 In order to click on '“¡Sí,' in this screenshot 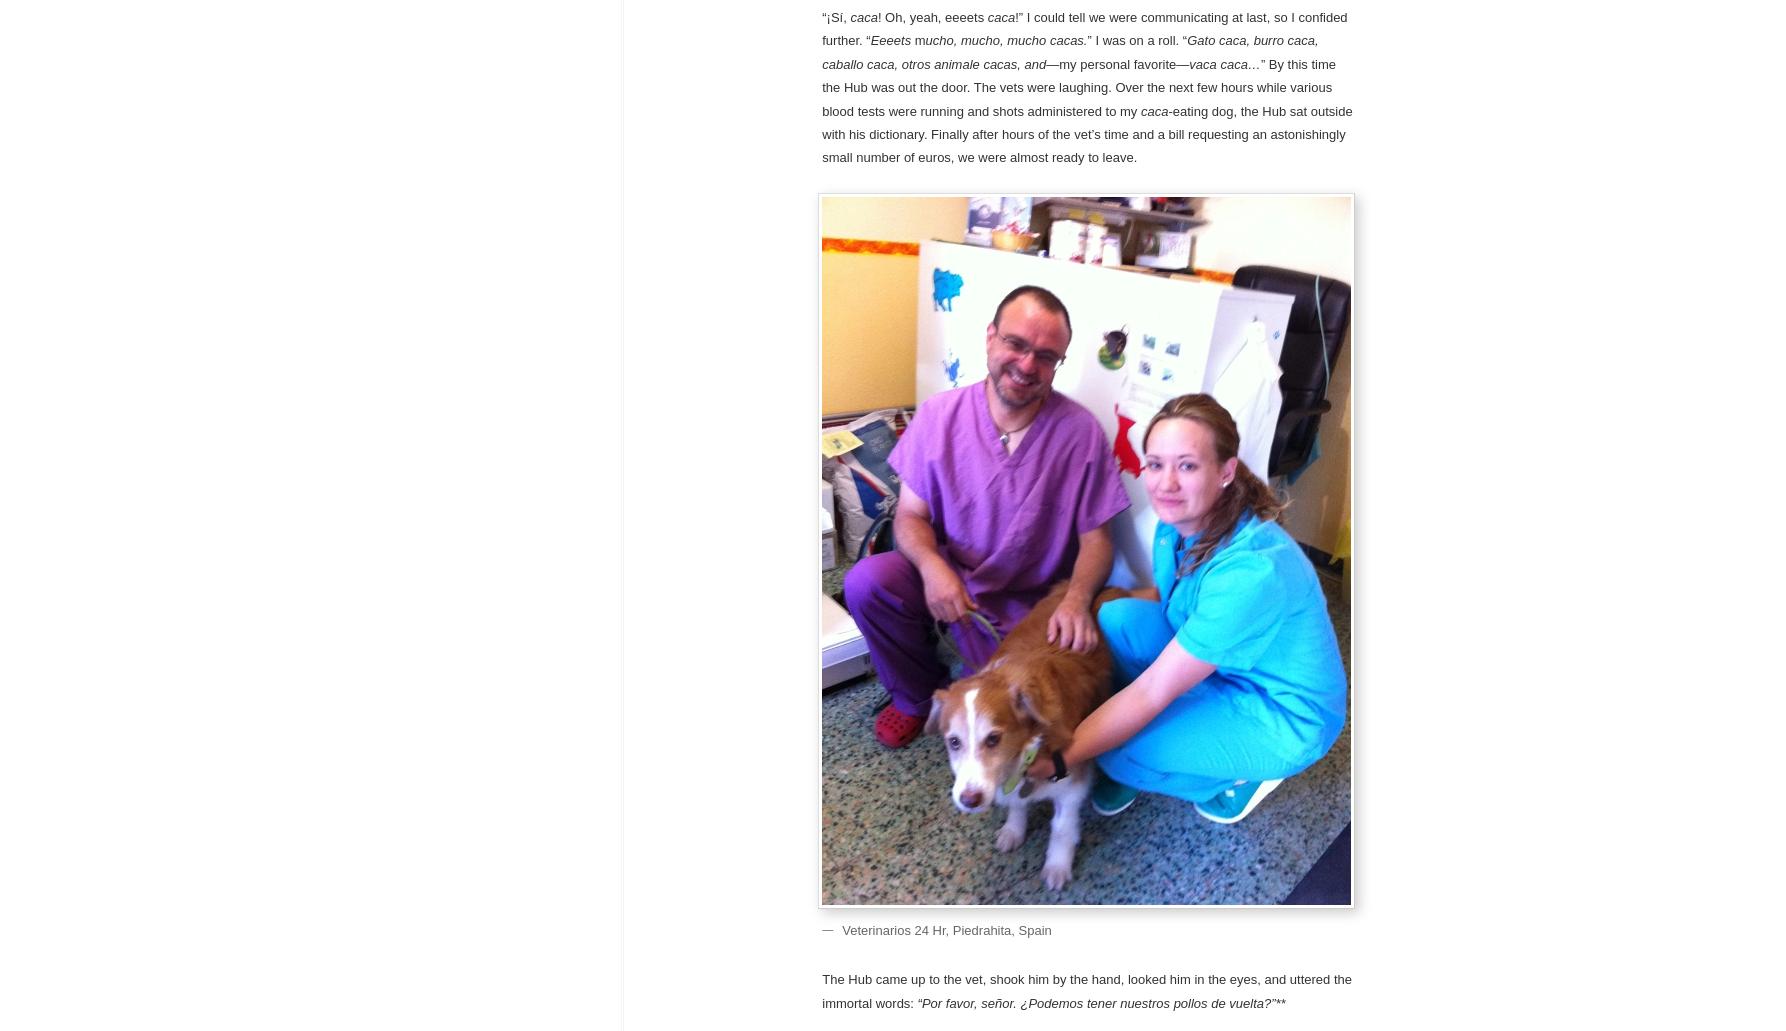, I will do `click(835, 16)`.